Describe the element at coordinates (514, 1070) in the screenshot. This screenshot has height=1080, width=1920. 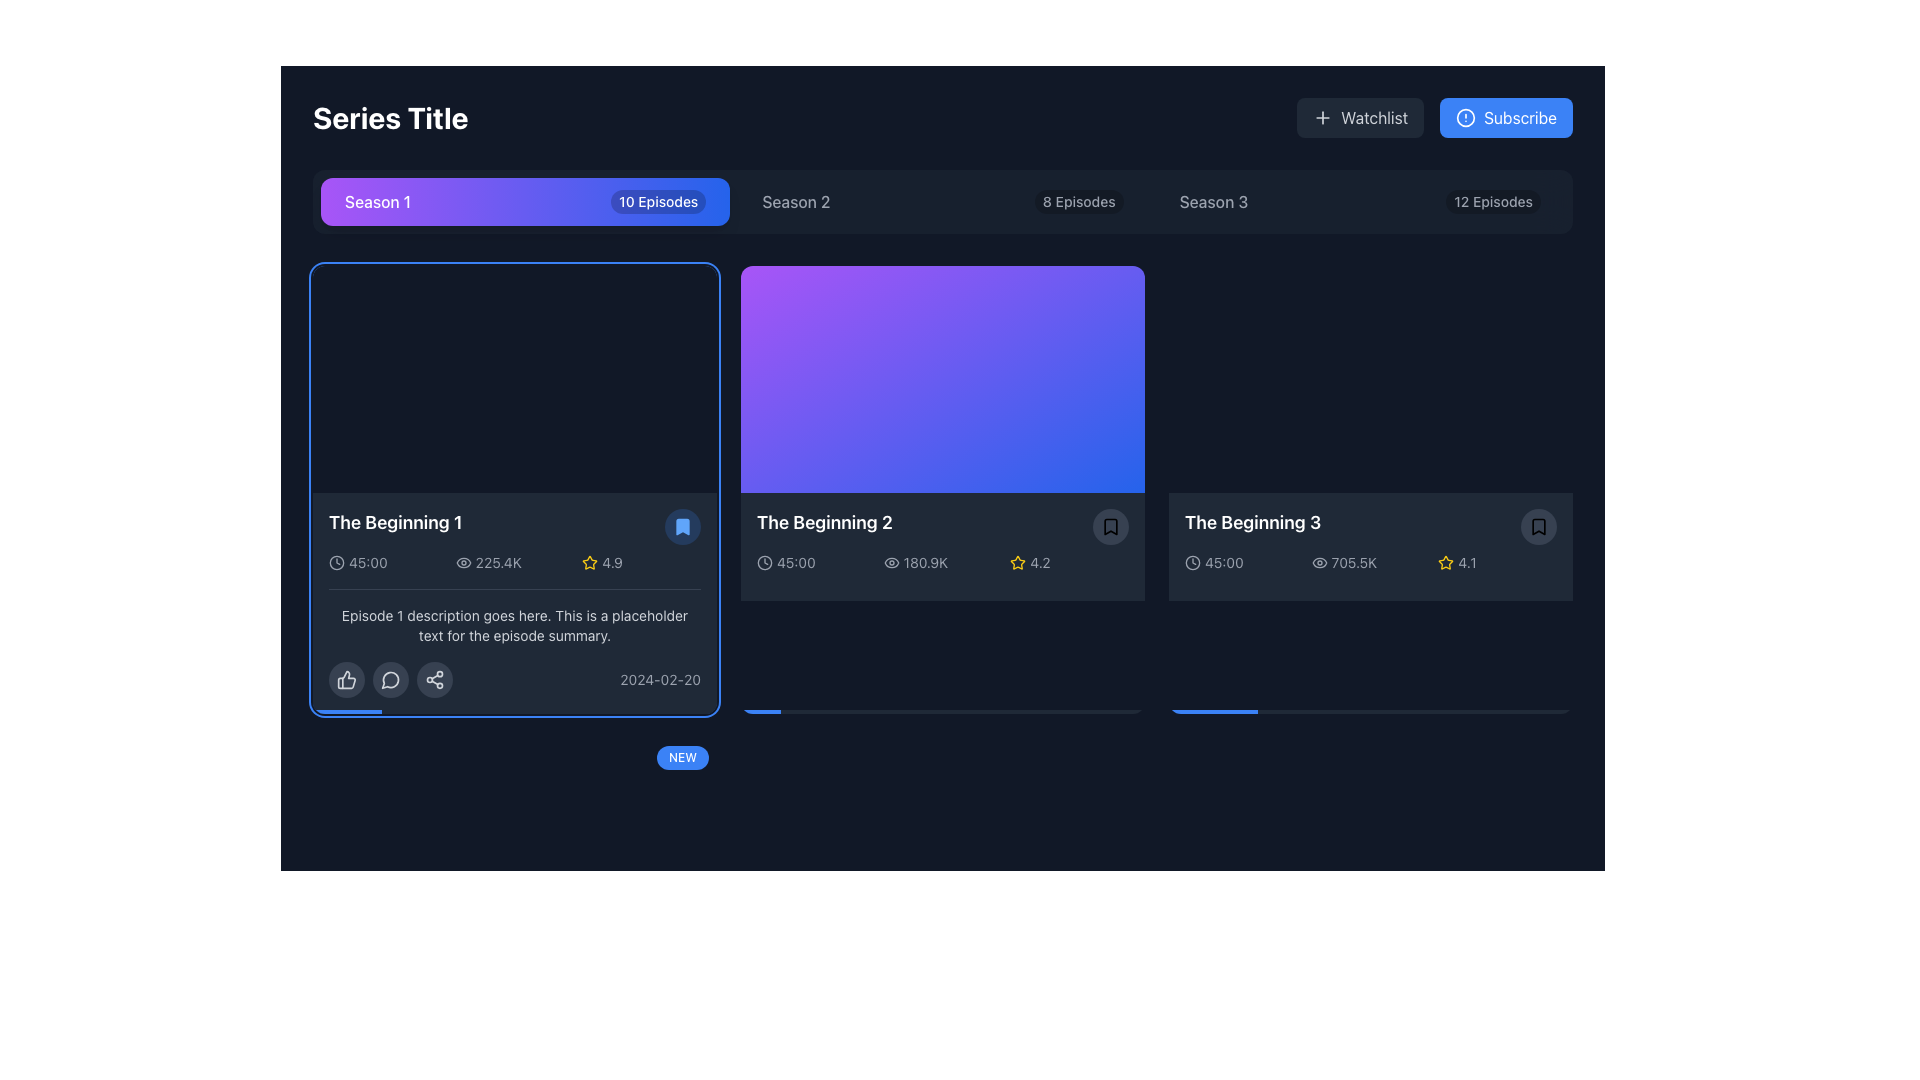
I see `the progress status of the progress bar located at the bottom of the episode card component panel` at that location.